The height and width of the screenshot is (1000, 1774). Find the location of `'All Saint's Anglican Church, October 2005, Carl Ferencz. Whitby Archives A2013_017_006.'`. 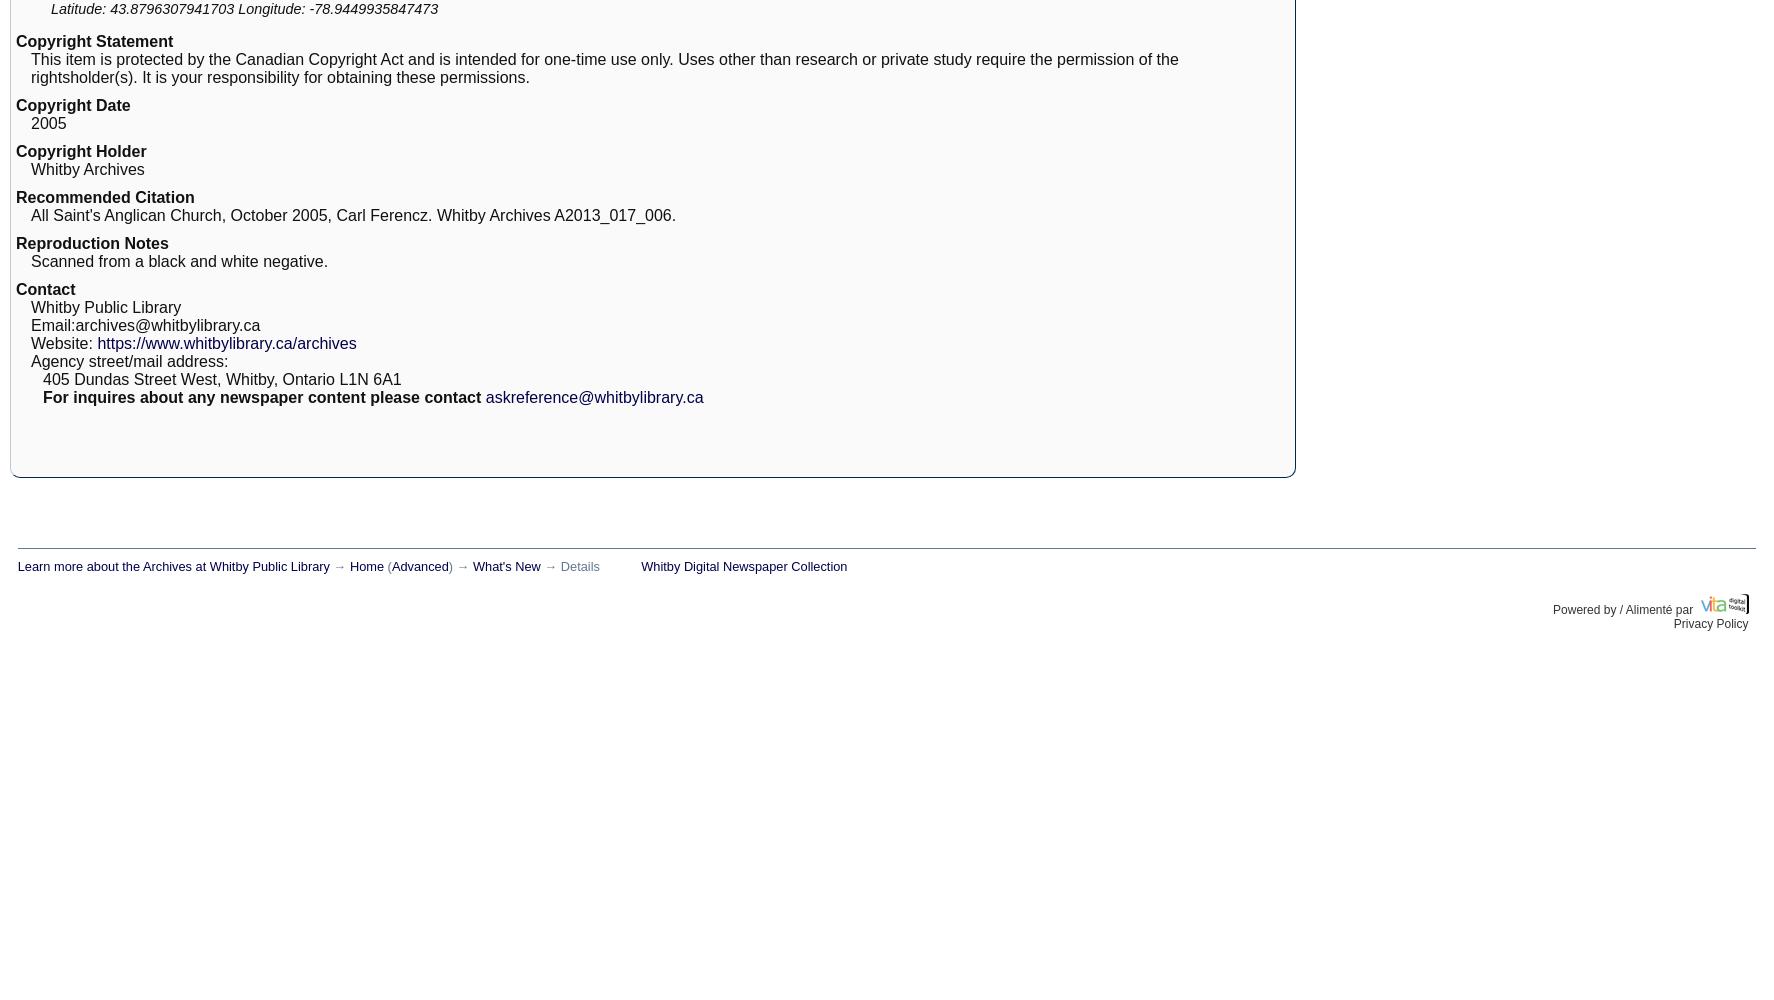

'All Saint's Anglican Church, October 2005, Carl Ferencz. Whitby Archives A2013_017_006.' is located at coordinates (353, 214).